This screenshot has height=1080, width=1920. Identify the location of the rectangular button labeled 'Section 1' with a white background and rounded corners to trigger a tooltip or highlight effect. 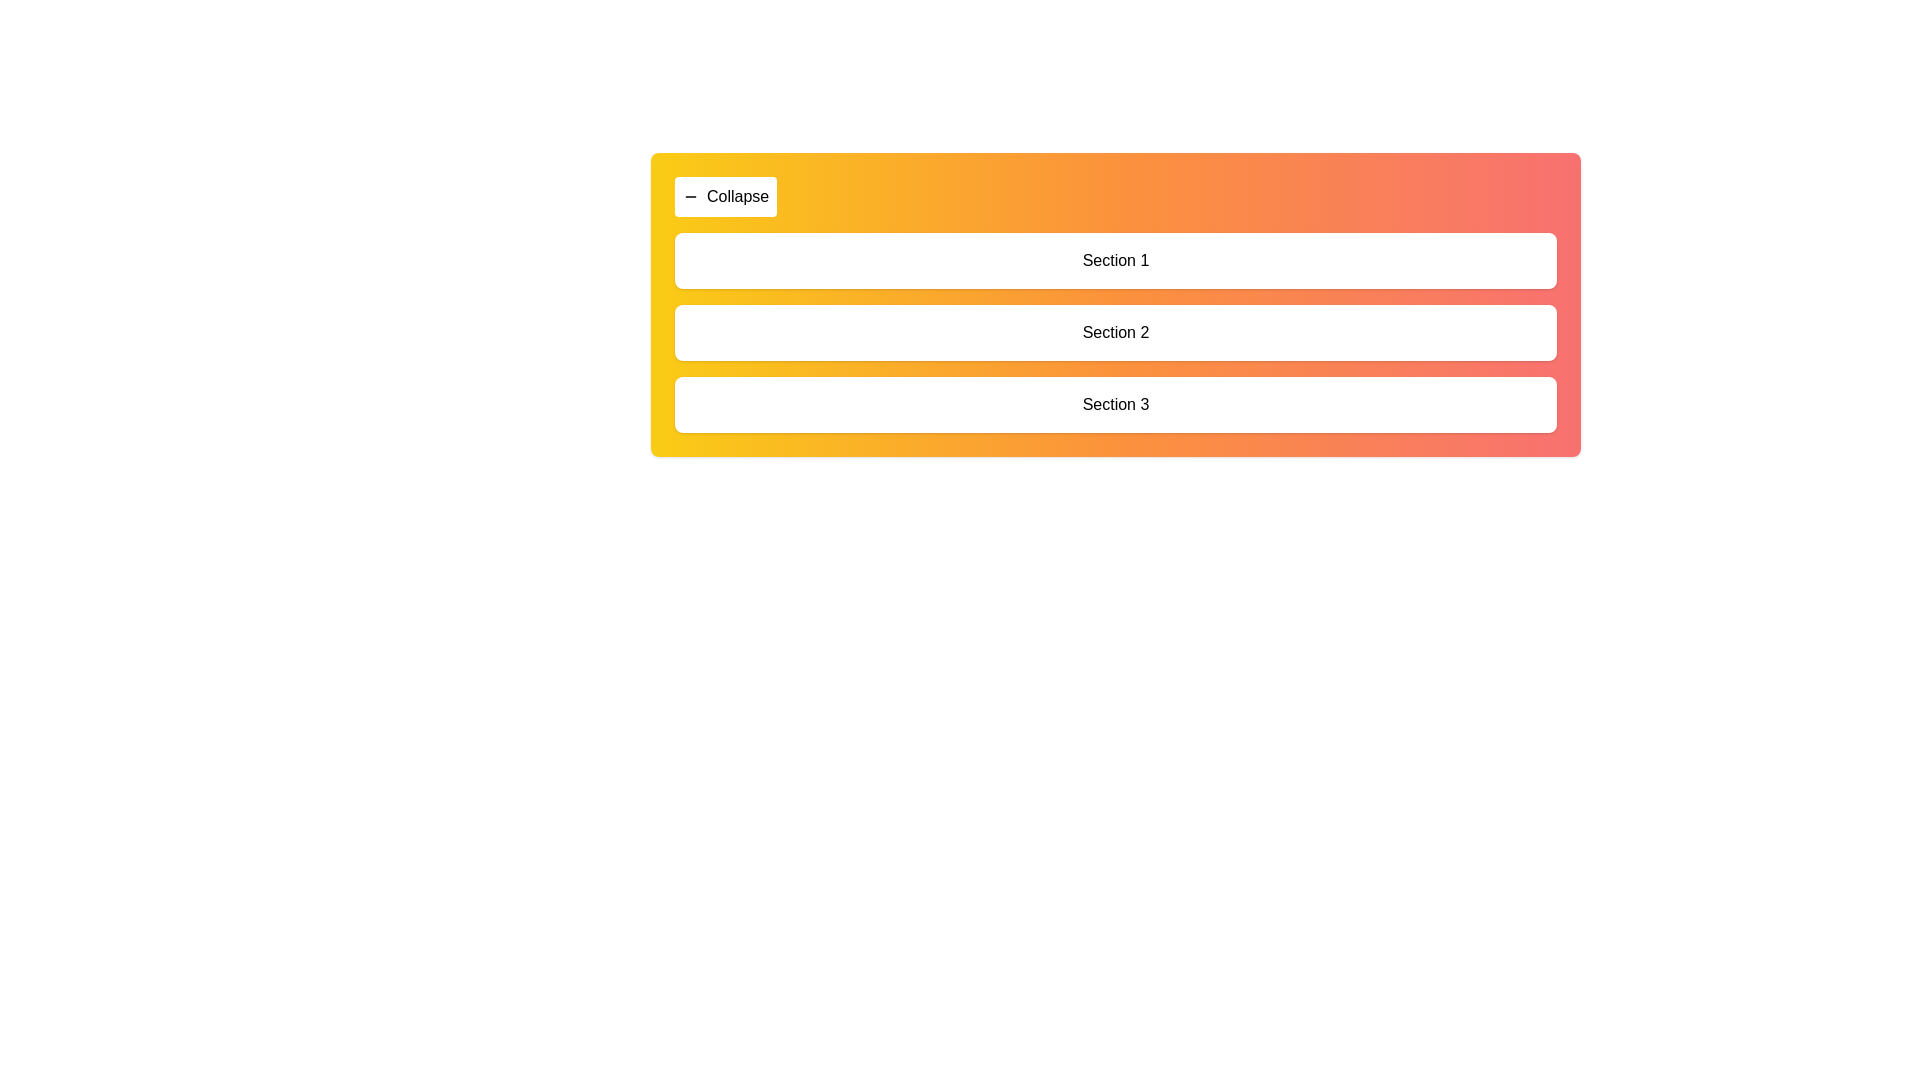
(1115, 260).